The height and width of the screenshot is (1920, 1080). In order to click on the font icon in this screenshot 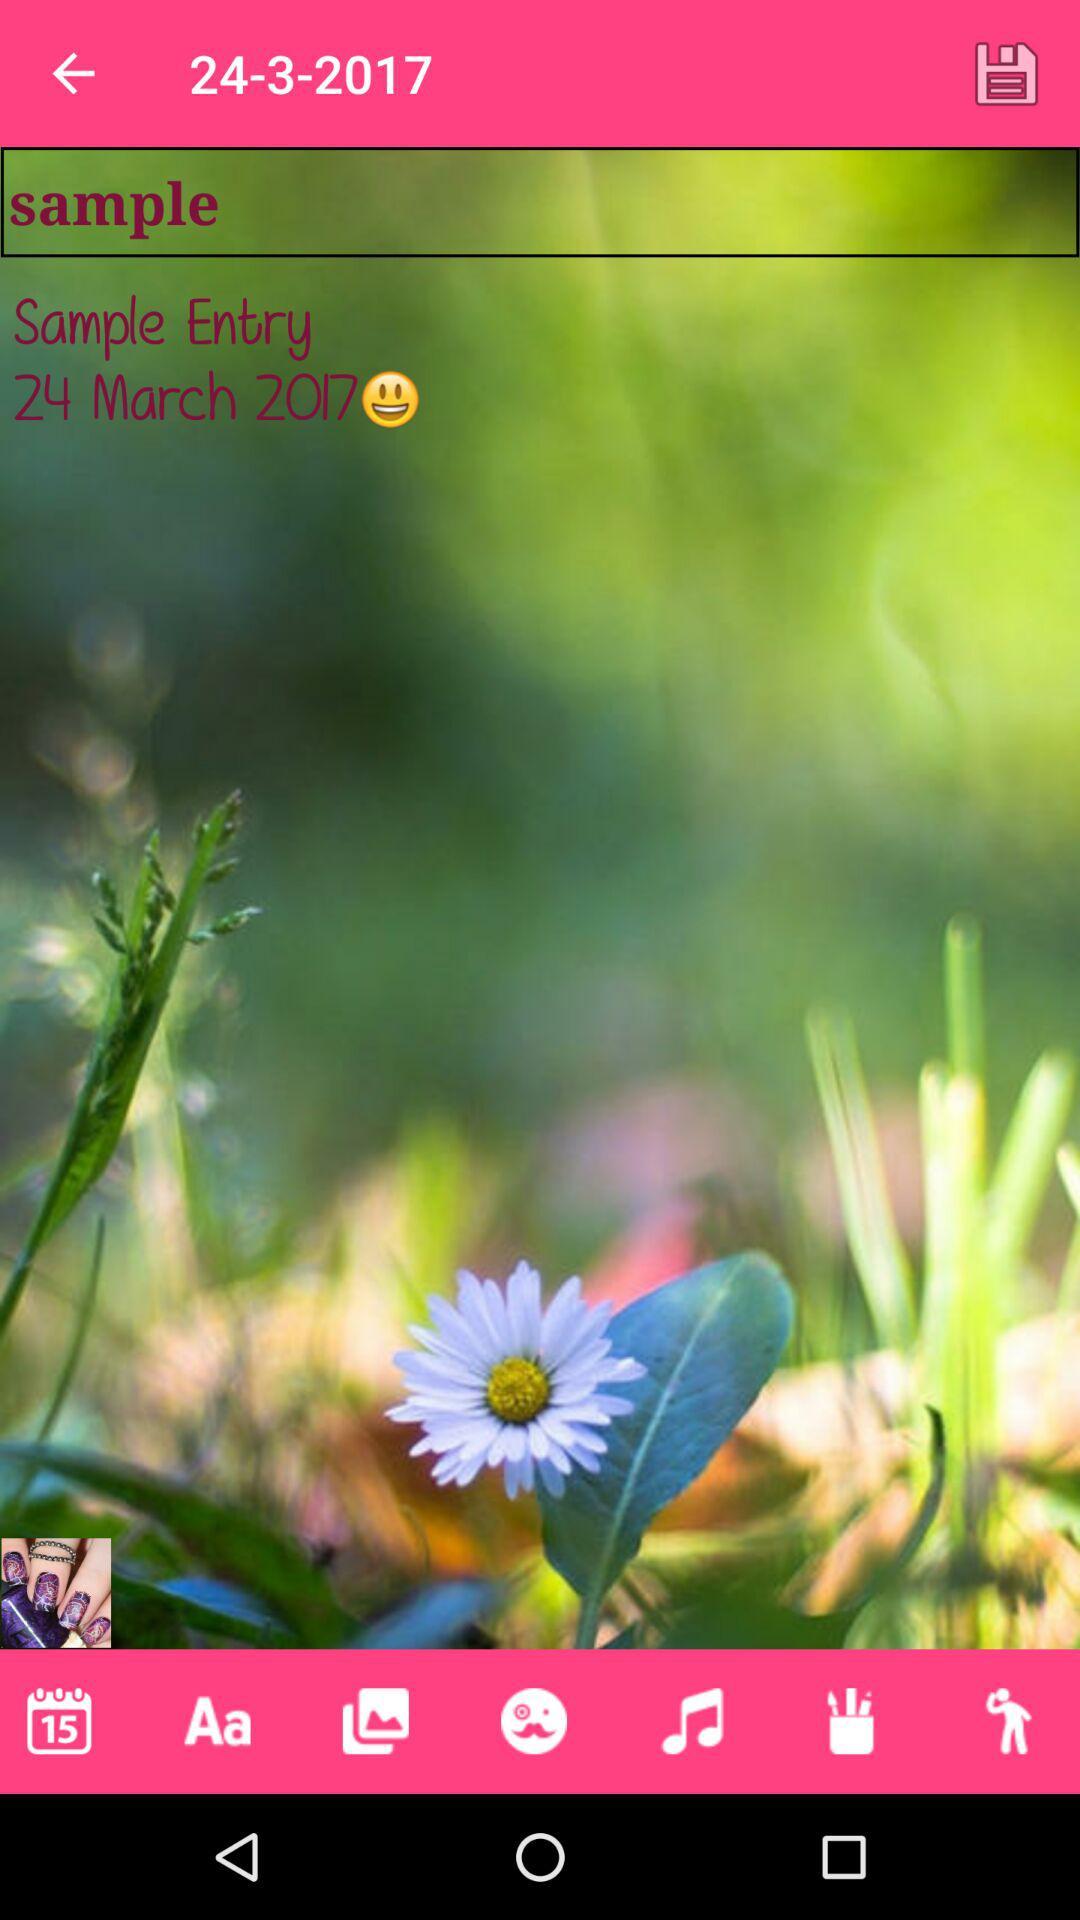, I will do `click(217, 1720)`.